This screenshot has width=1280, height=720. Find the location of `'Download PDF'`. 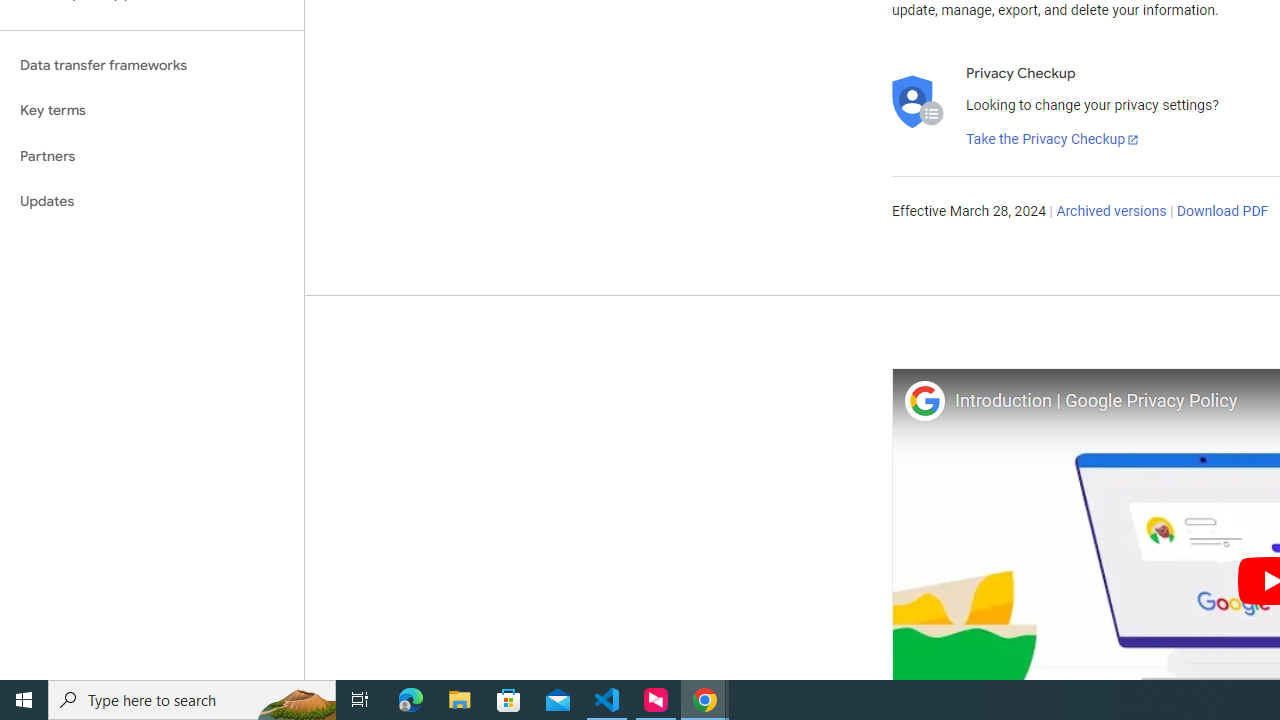

'Download PDF' is located at coordinates (1221, 212).